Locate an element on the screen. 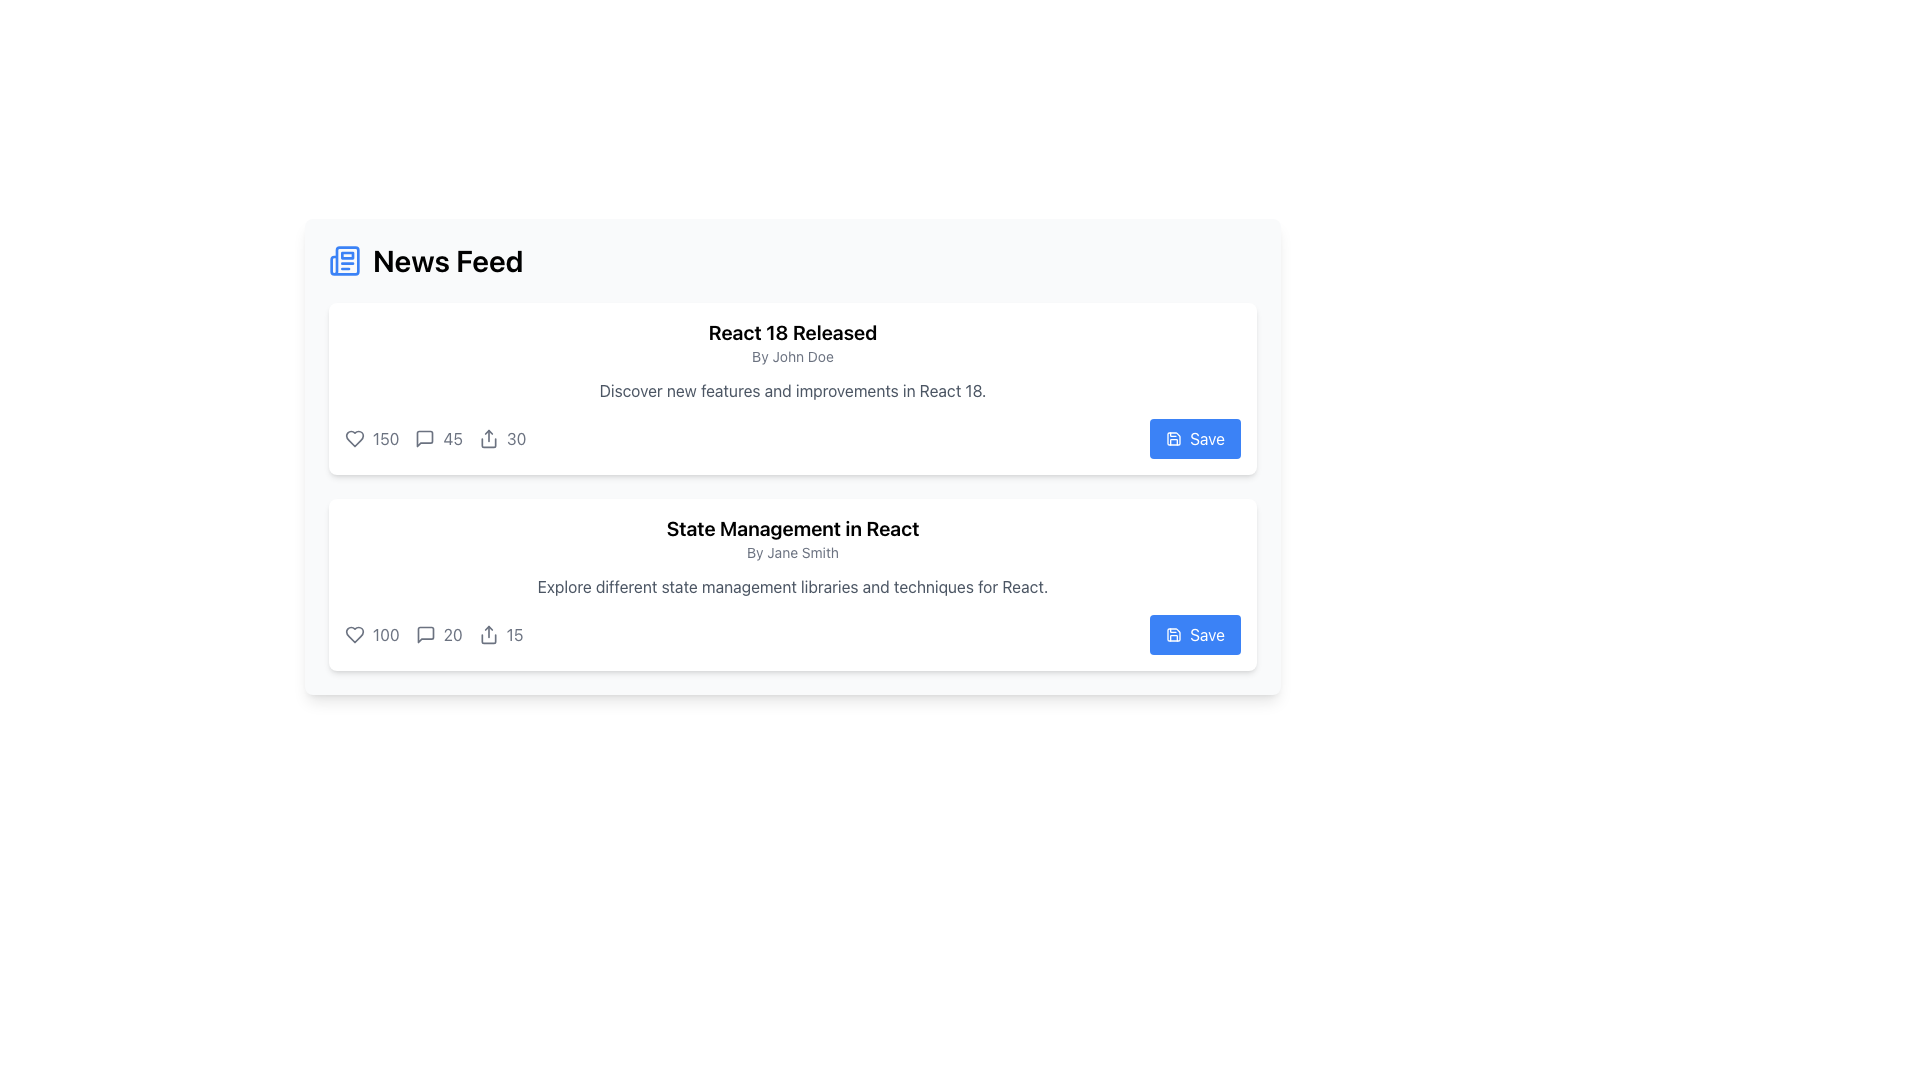 The width and height of the screenshot is (1920, 1080). the 'Save' icon located in the top-right corner of the 'State Management in React' card is located at coordinates (1174, 635).